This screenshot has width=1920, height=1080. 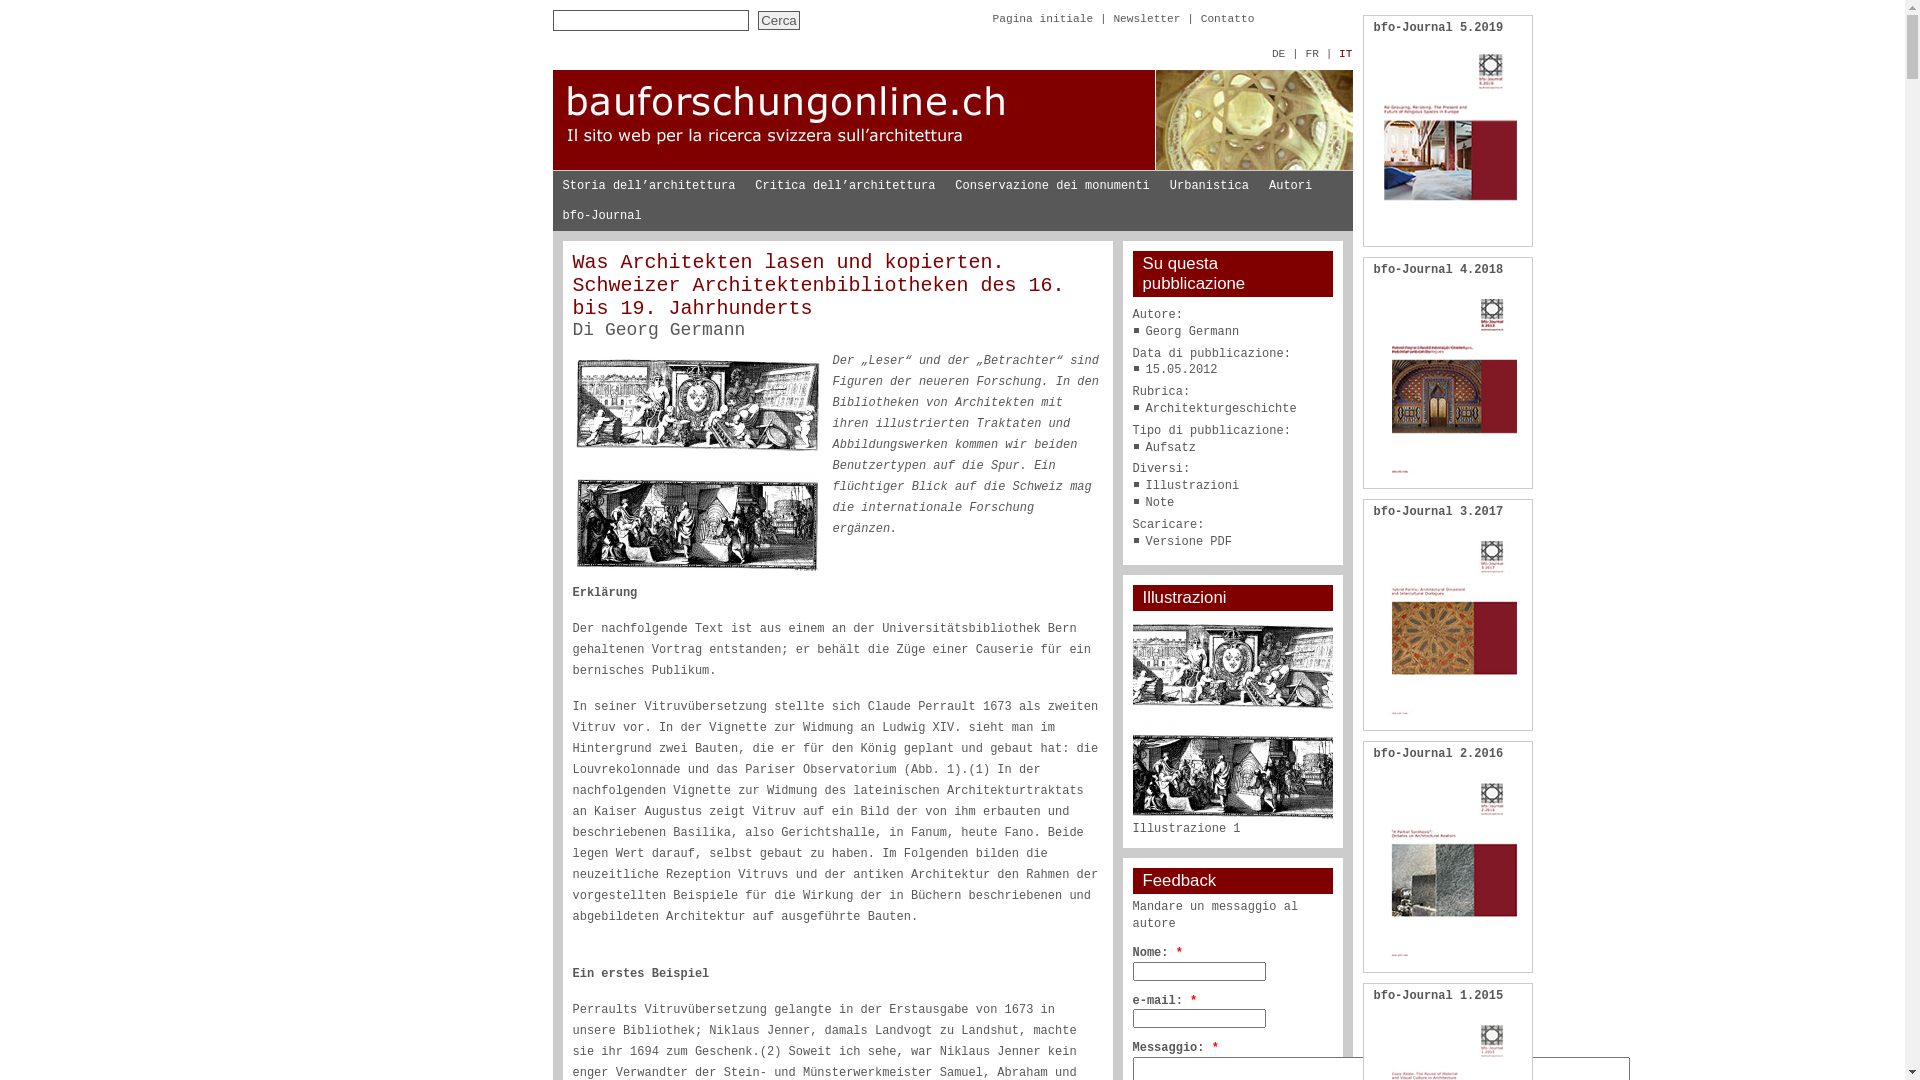 What do you see at coordinates (1438, 27) in the screenshot?
I see `'bfo-Journal 5.2019'` at bounding box center [1438, 27].